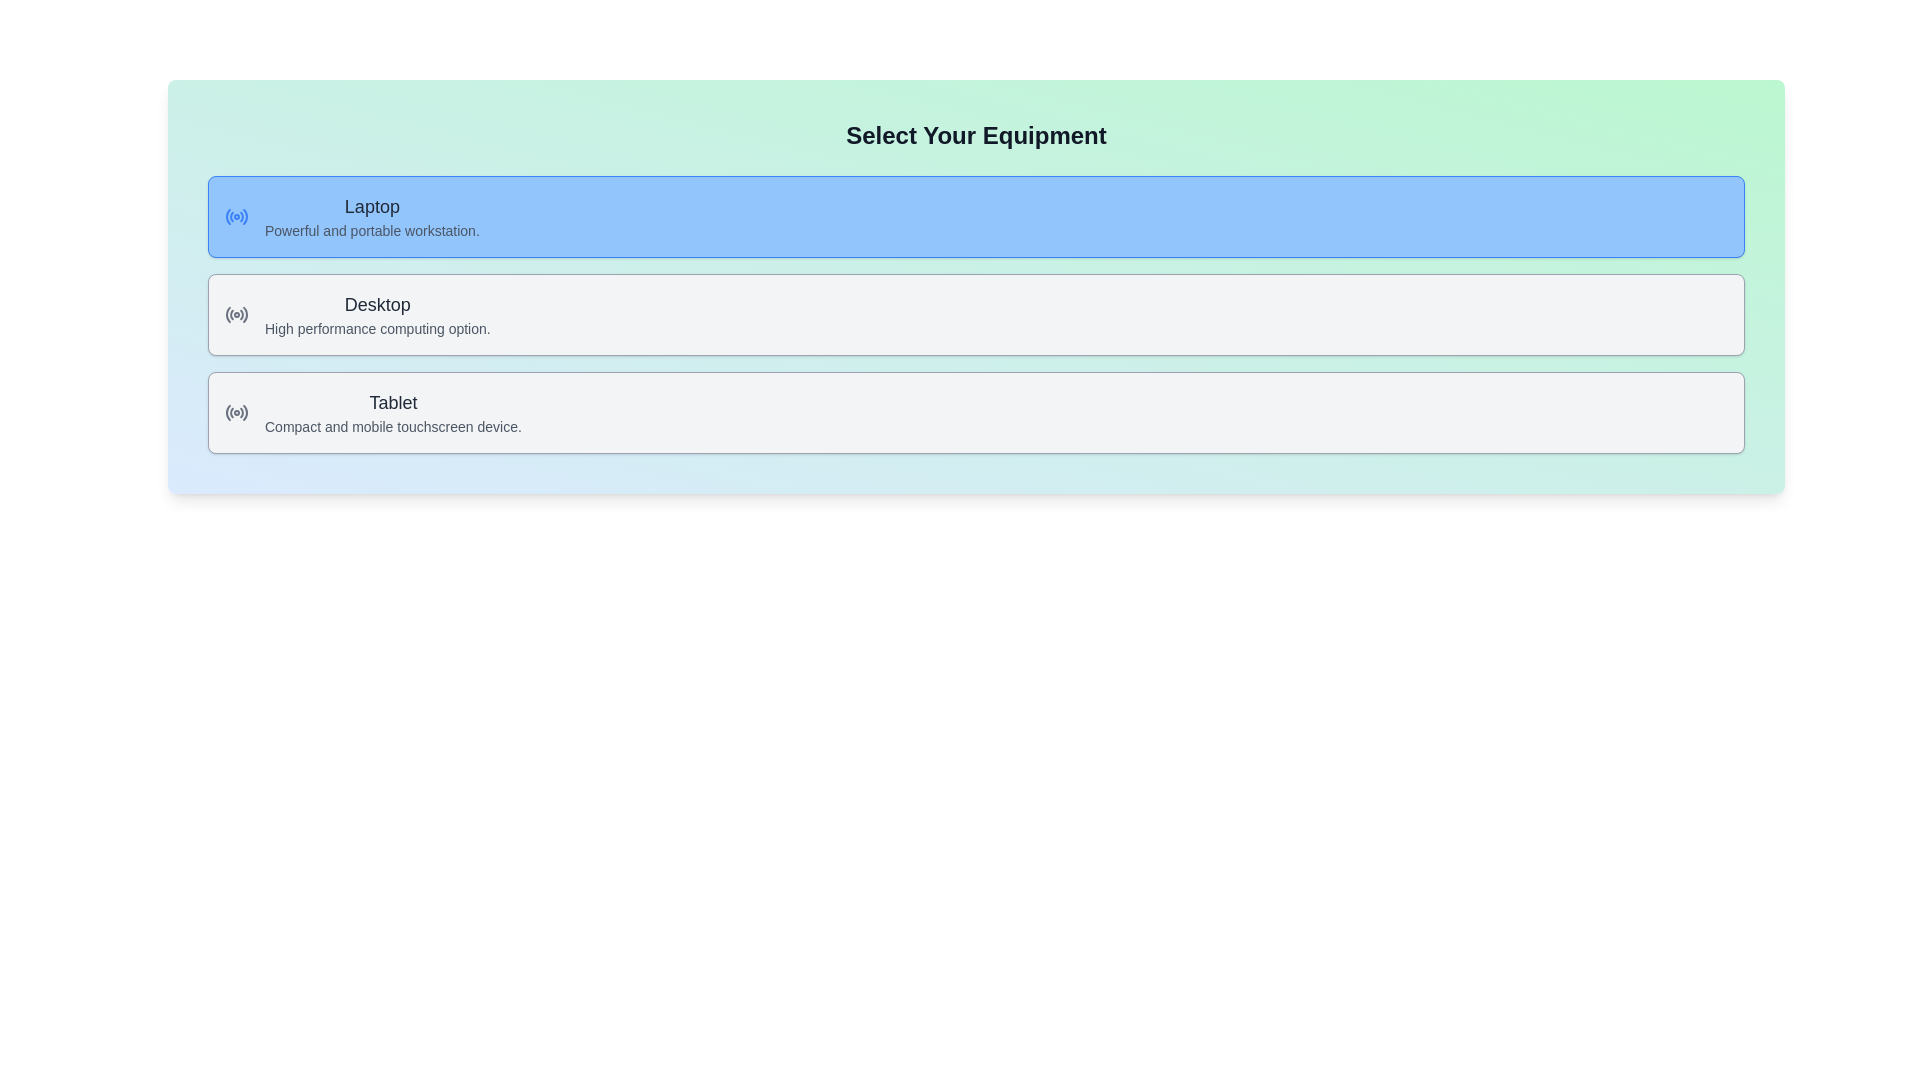 The height and width of the screenshot is (1080, 1920). Describe the element at coordinates (372, 216) in the screenshot. I see `the descriptive label that displays 'Laptop' in a bold font and 'Powerful and portable workstation.' below it, set within a blue rectangular background at the top of the list containing 'Desktop' and 'Tablet'` at that location.